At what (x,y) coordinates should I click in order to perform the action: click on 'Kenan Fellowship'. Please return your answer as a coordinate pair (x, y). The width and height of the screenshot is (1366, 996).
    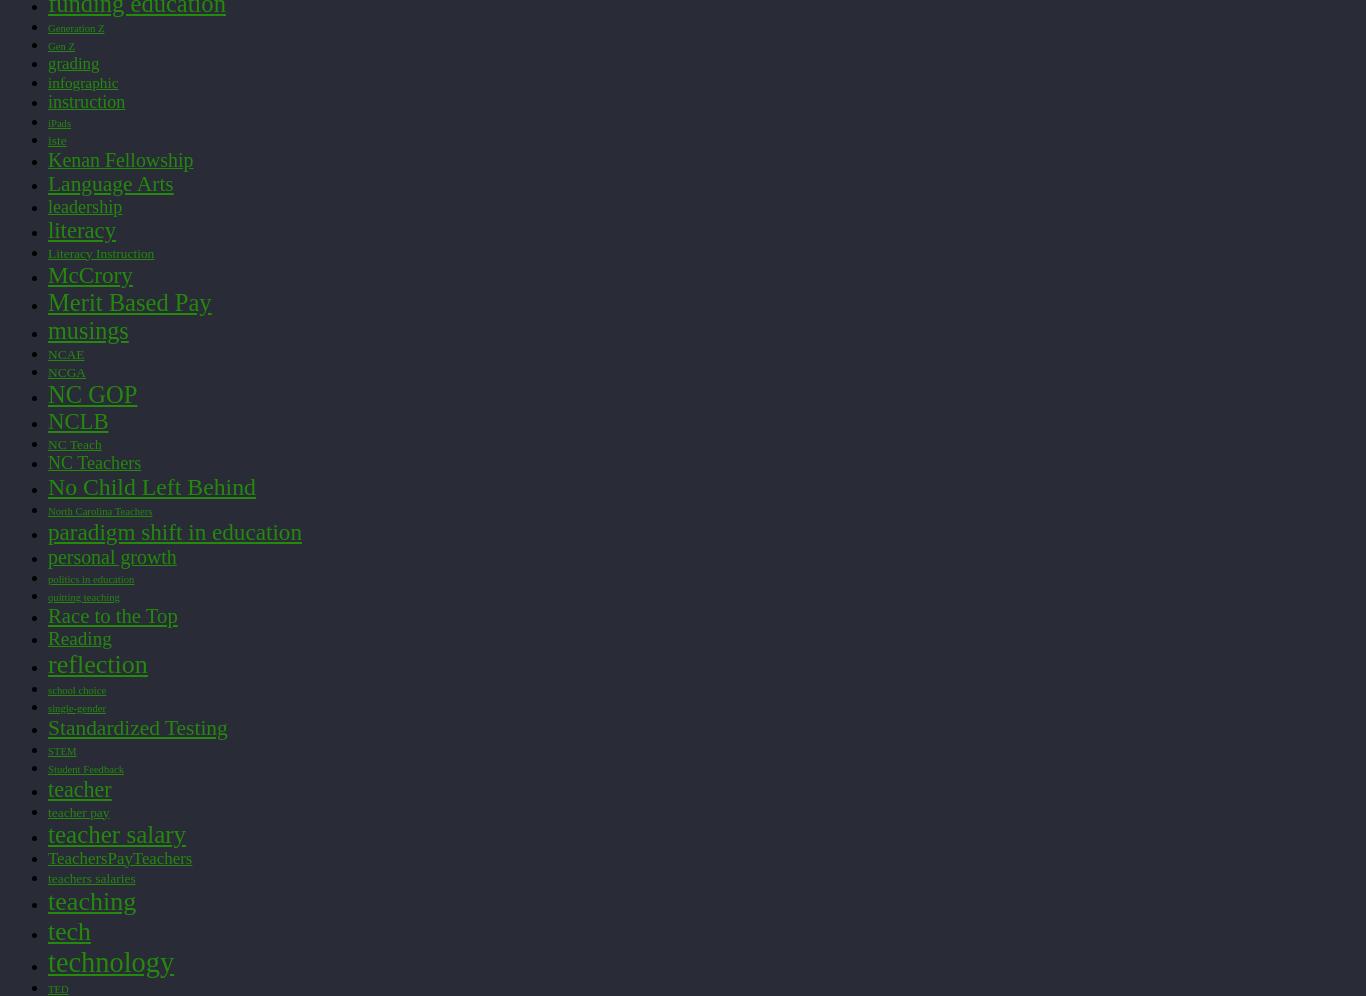
    Looking at the image, I should click on (119, 157).